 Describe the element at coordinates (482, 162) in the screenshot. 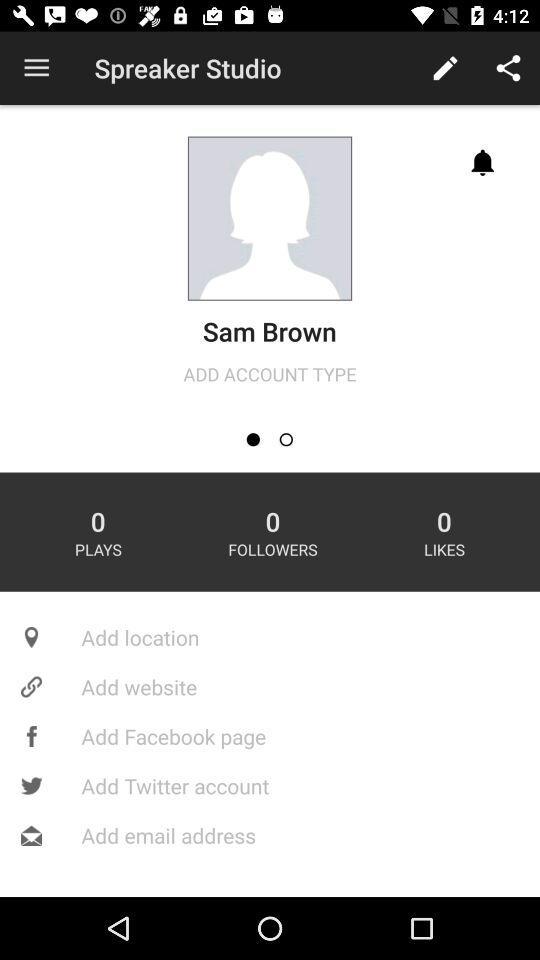

I see `the bell icon at the top right corner` at that location.